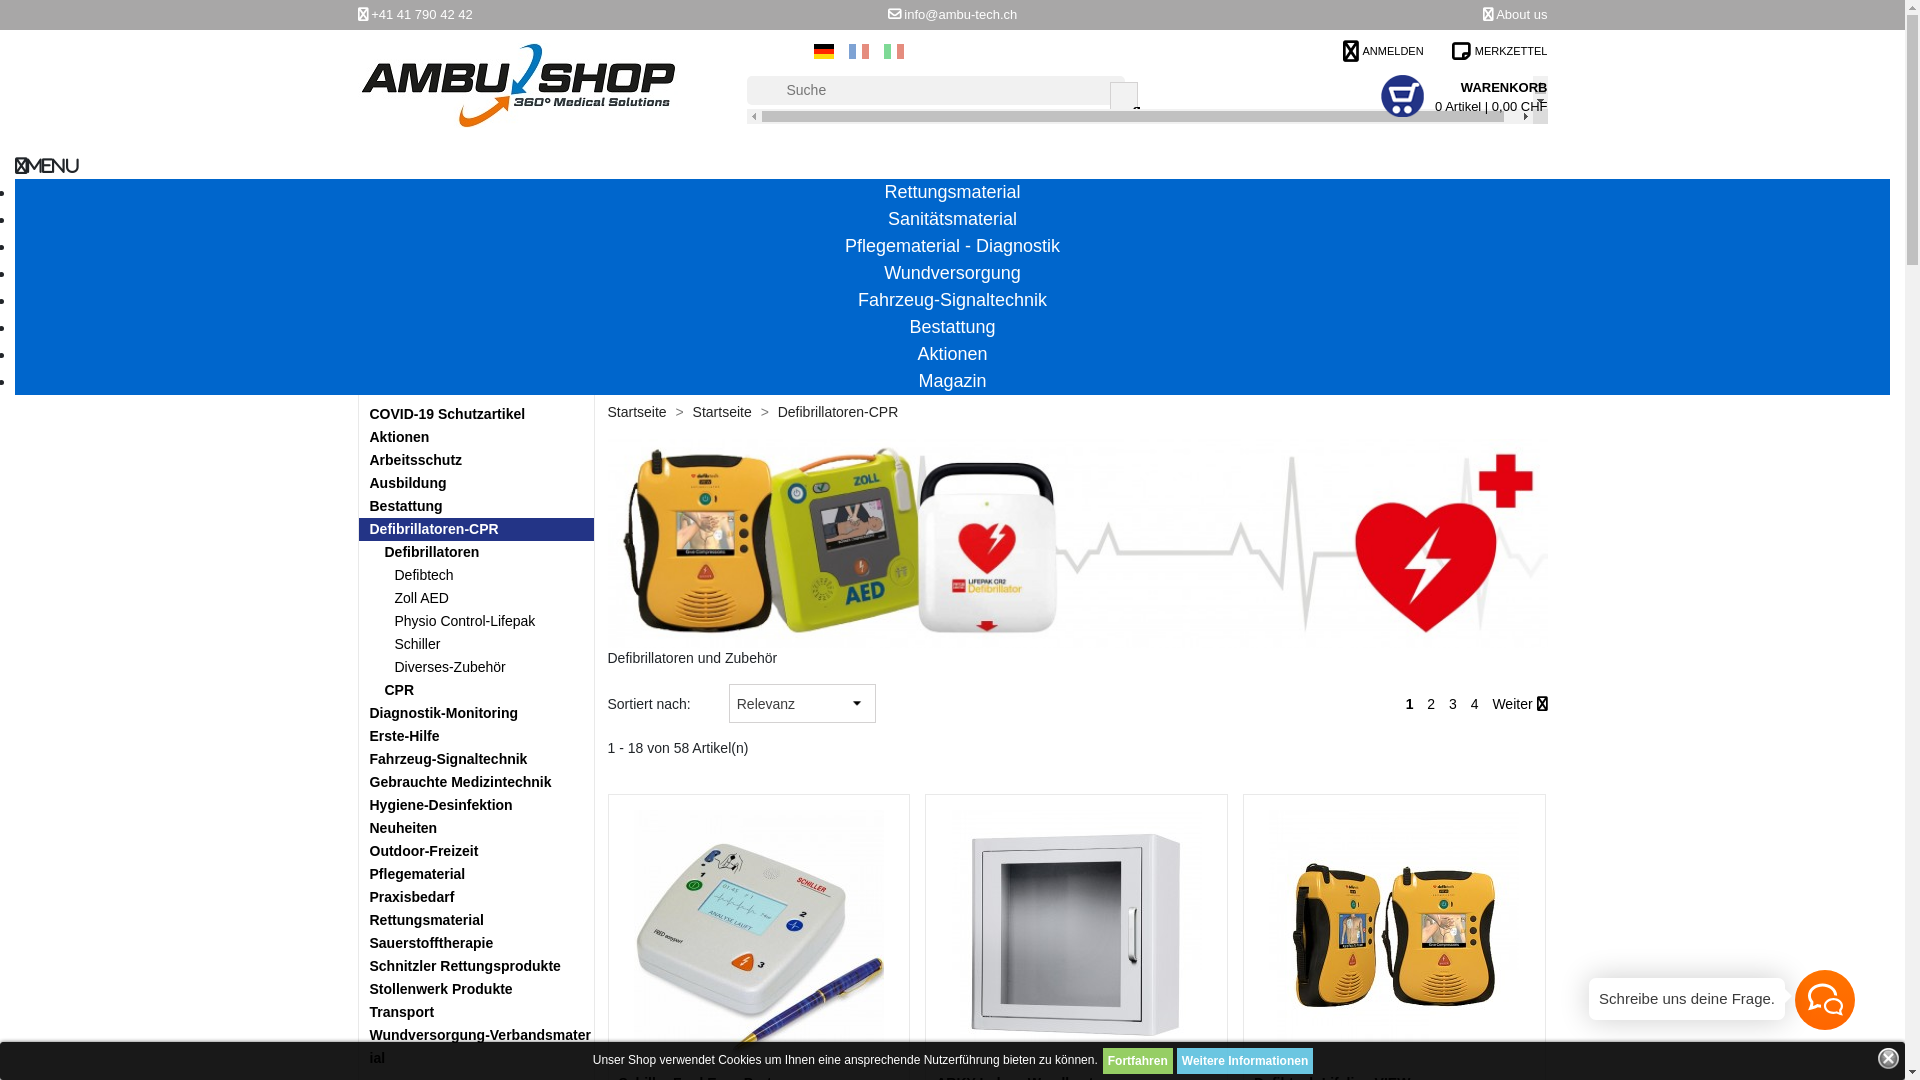 The height and width of the screenshot is (1080, 1920). What do you see at coordinates (518, 77) in the screenshot?
I see `'Ambu Shop '` at bounding box center [518, 77].